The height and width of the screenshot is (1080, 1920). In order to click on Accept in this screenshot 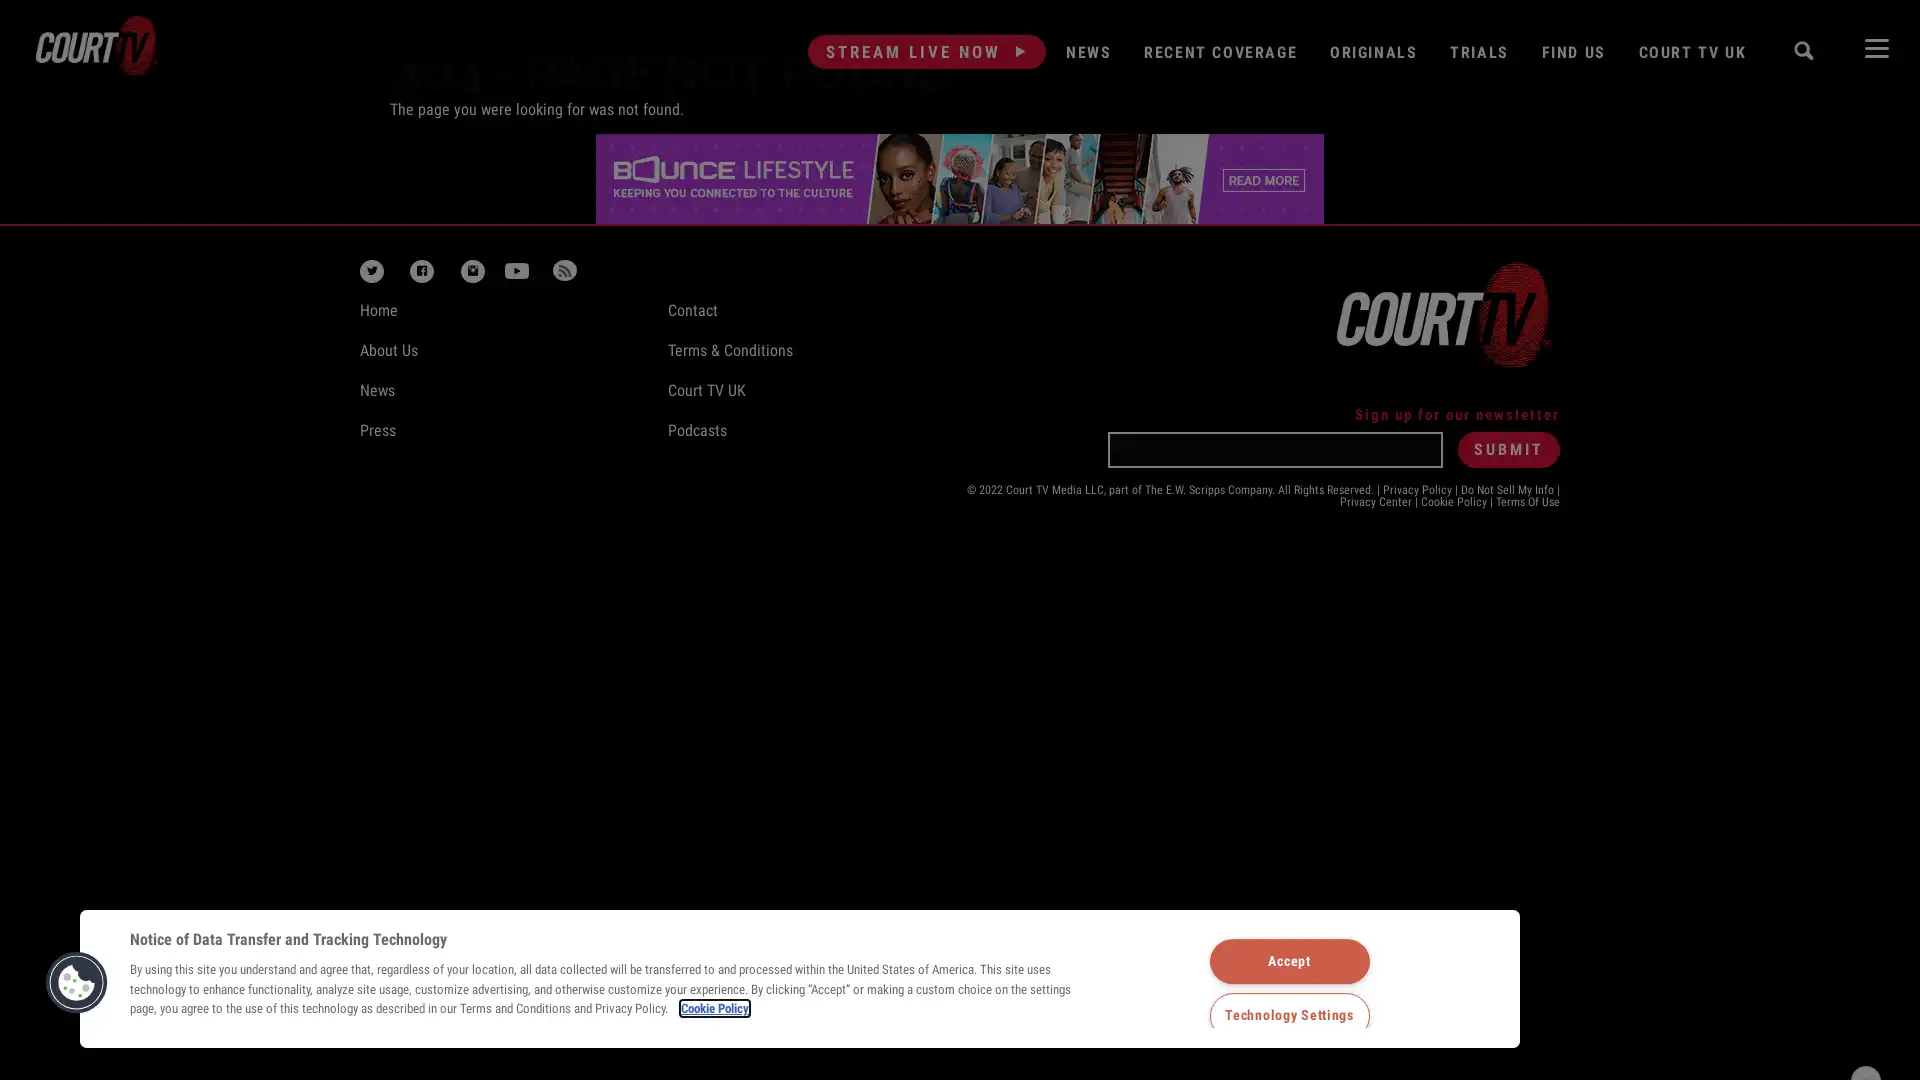, I will do `click(1289, 959)`.